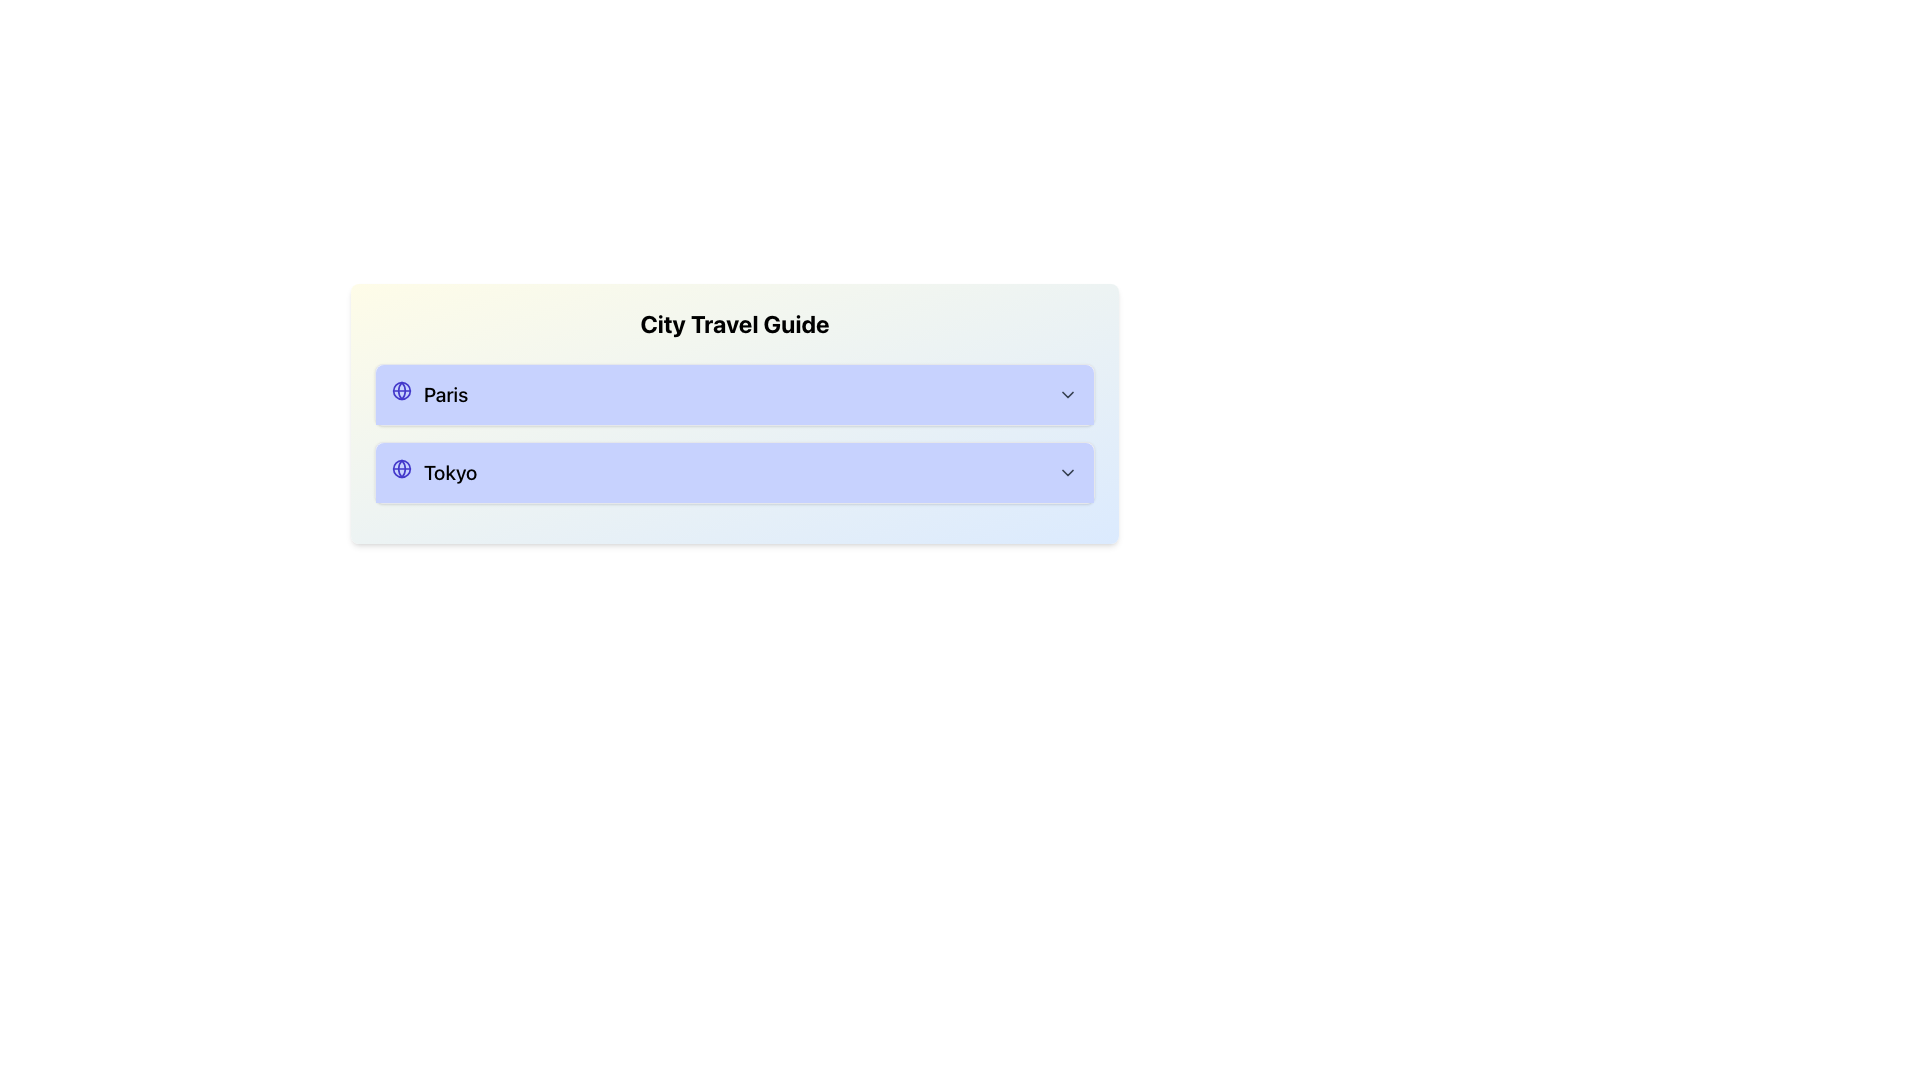 This screenshot has height=1080, width=1920. What do you see at coordinates (733, 394) in the screenshot?
I see `the selectable option for the city 'Paris' to trigger hover effects` at bounding box center [733, 394].